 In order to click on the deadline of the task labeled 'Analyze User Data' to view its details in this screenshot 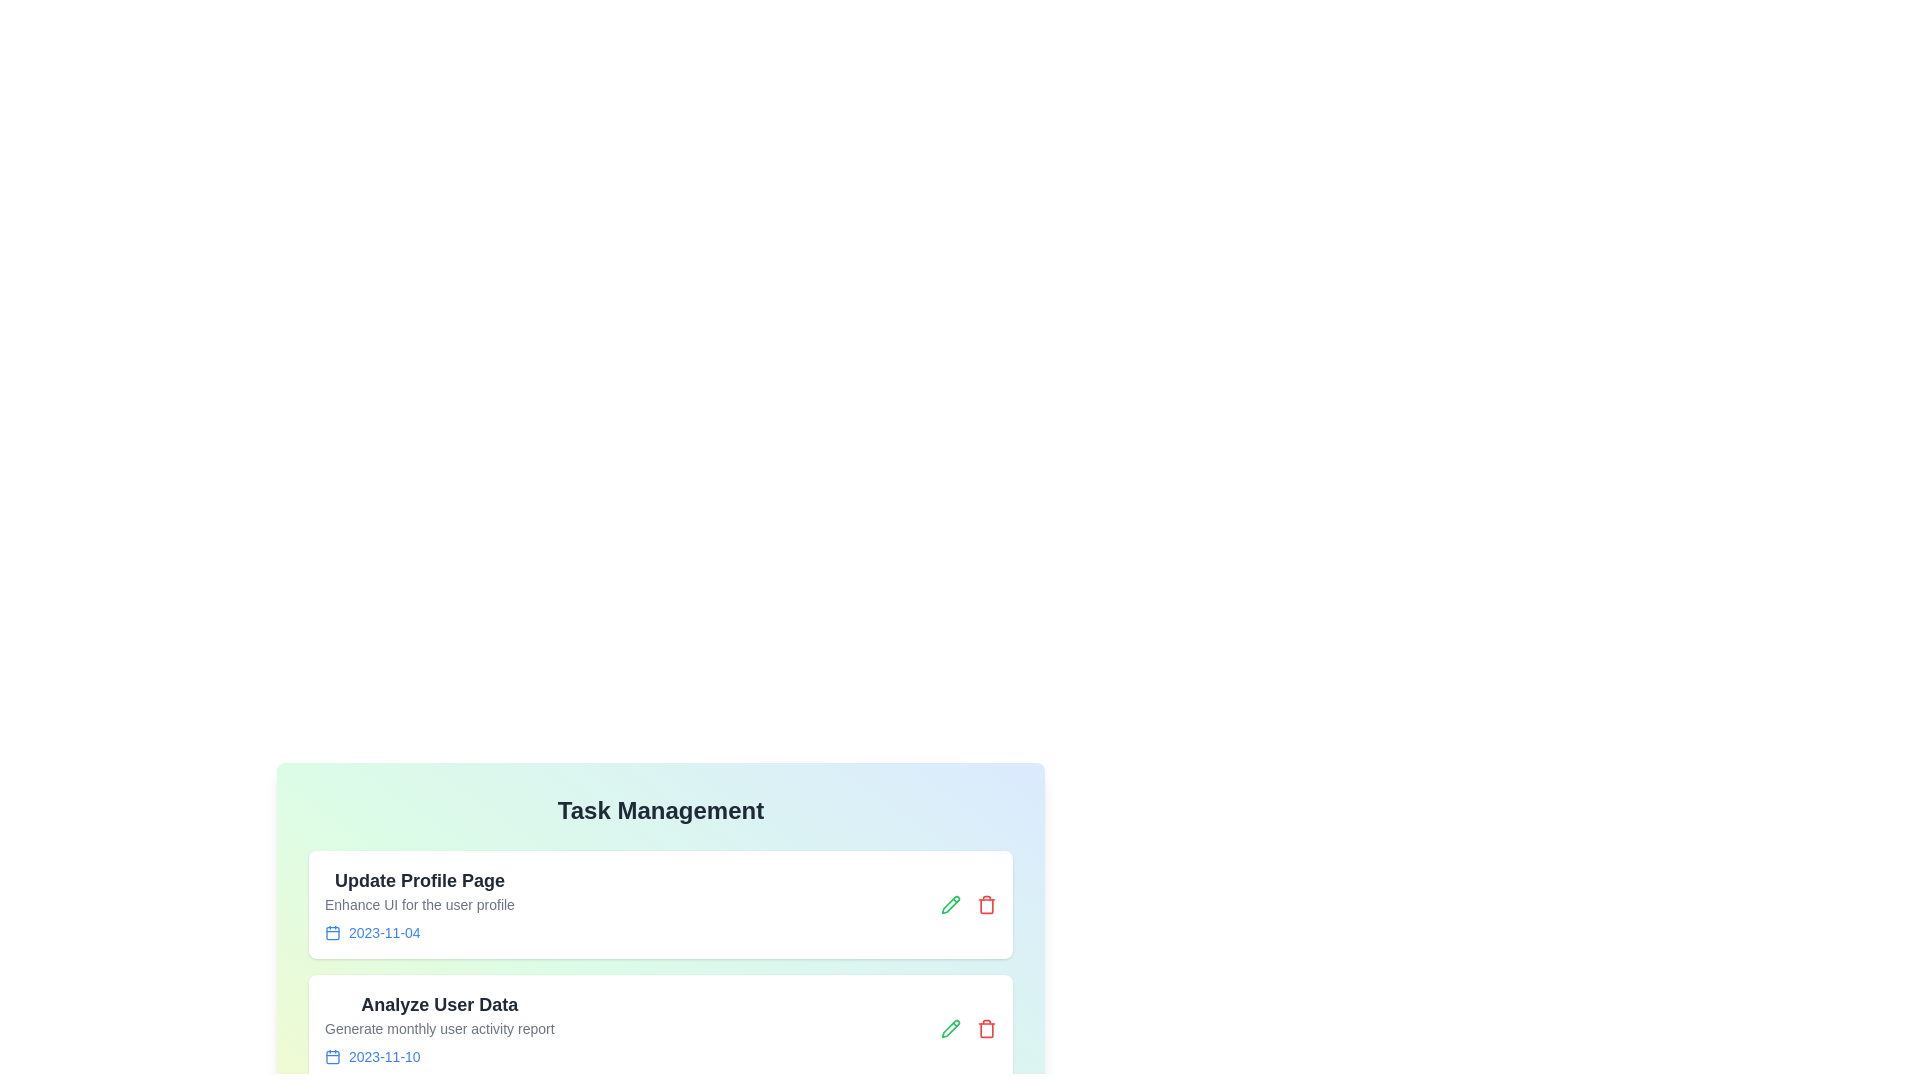, I will do `click(438, 1055)`.